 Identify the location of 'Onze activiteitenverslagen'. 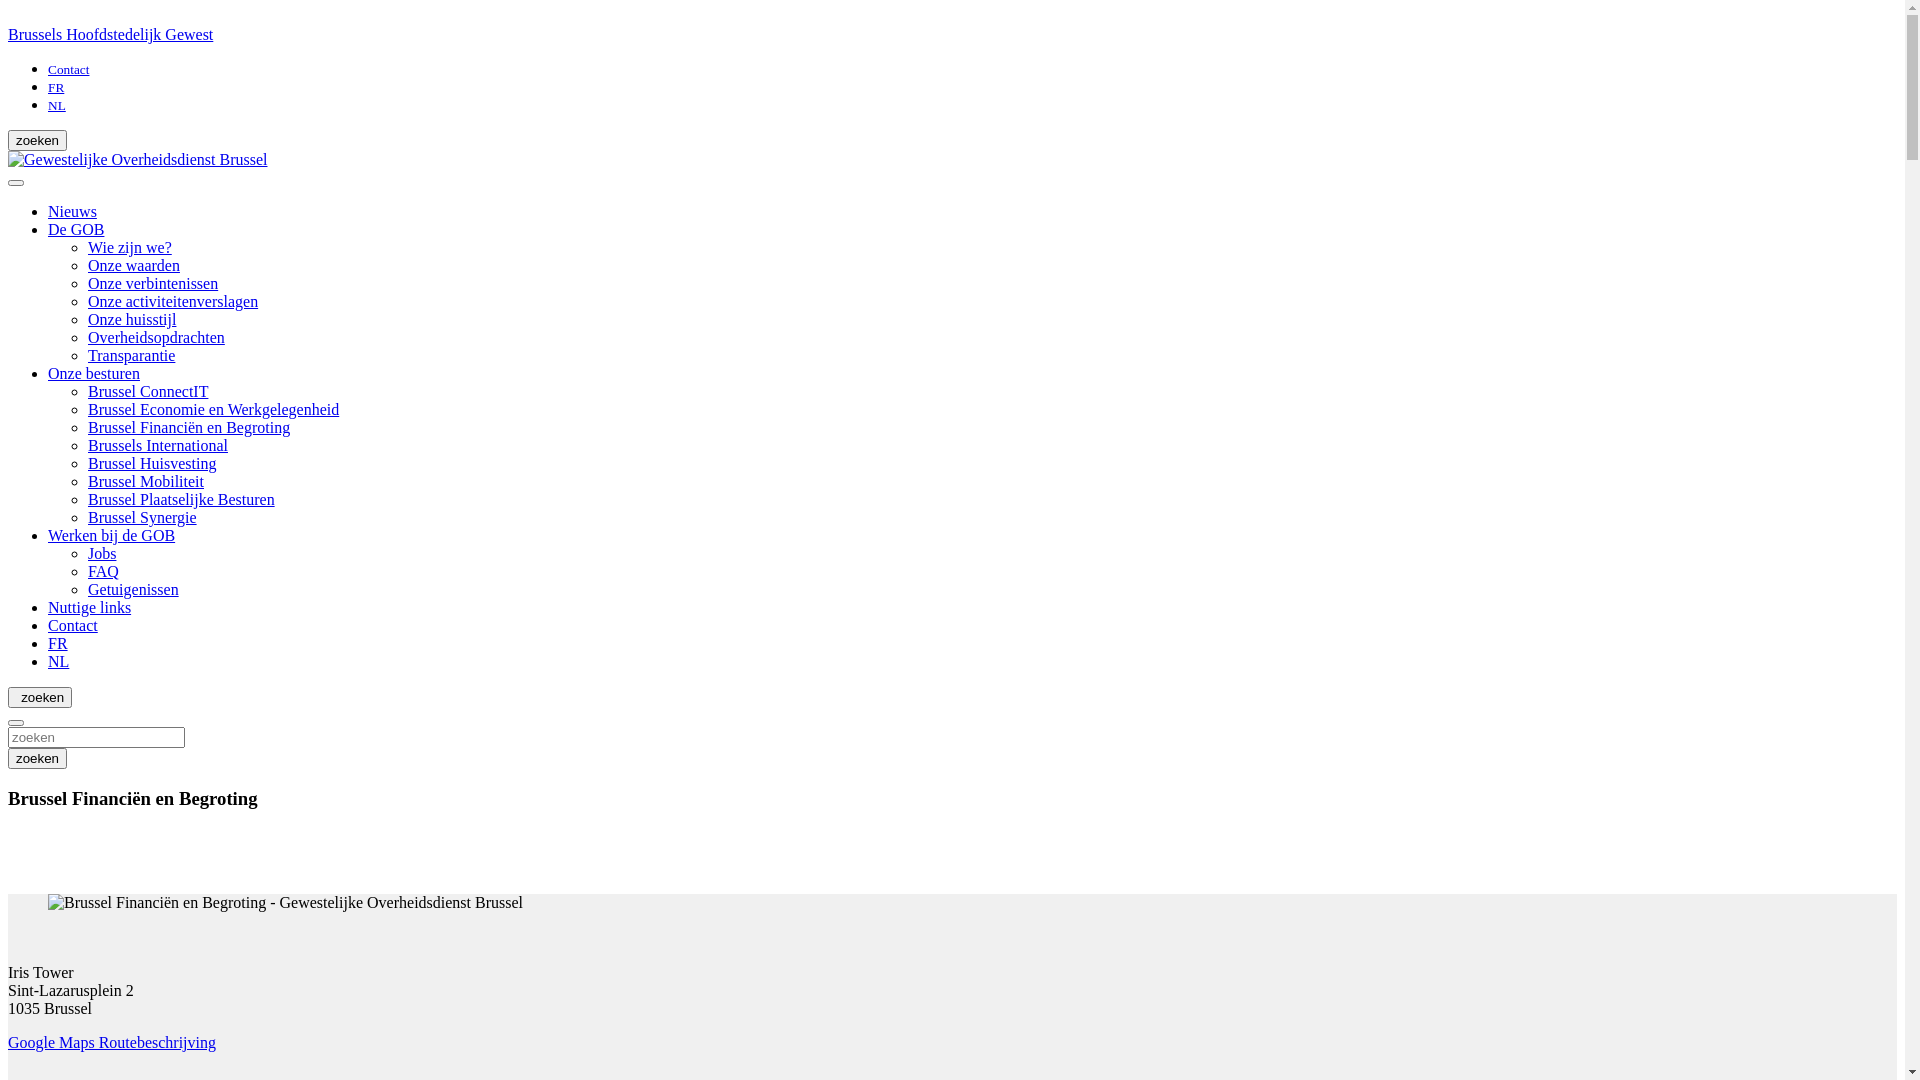
(172, 301).